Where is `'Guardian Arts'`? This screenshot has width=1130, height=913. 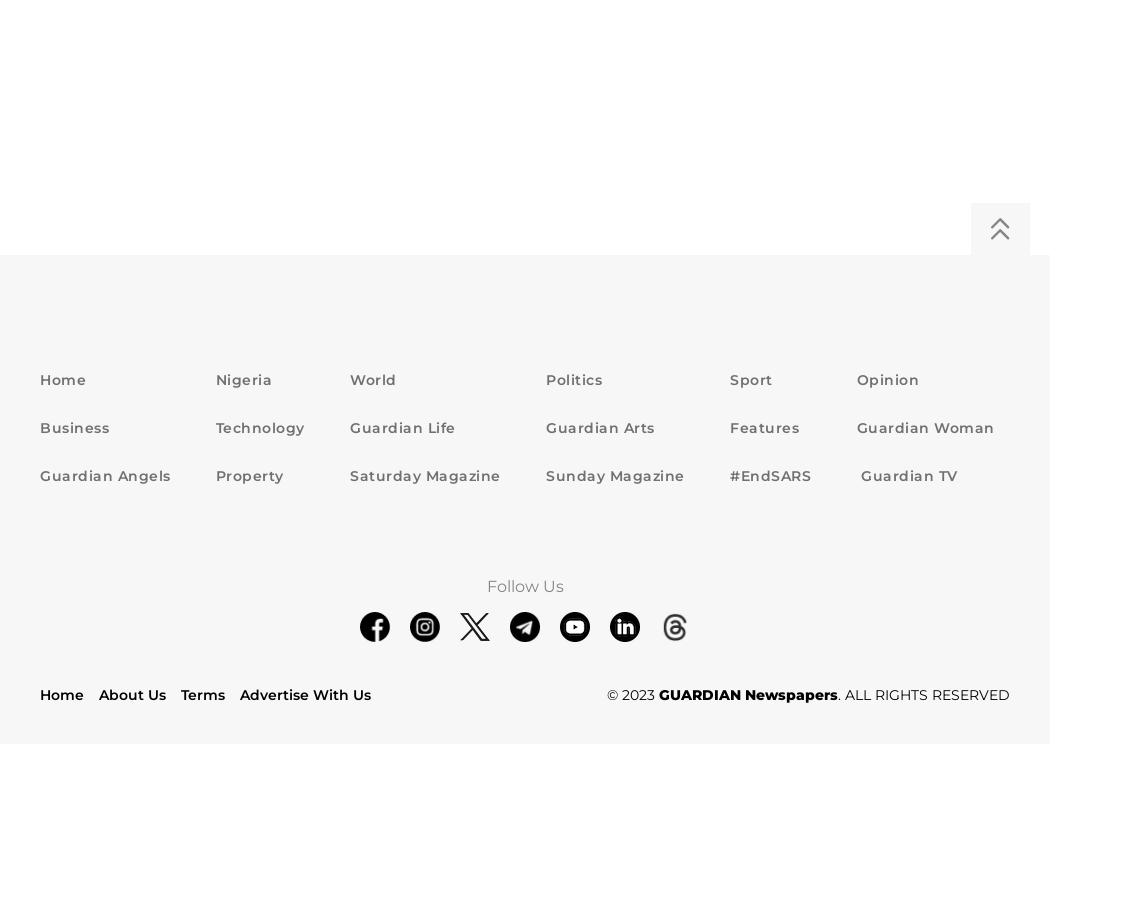 'Guardian Arts' is located at coordinates (599, 427).